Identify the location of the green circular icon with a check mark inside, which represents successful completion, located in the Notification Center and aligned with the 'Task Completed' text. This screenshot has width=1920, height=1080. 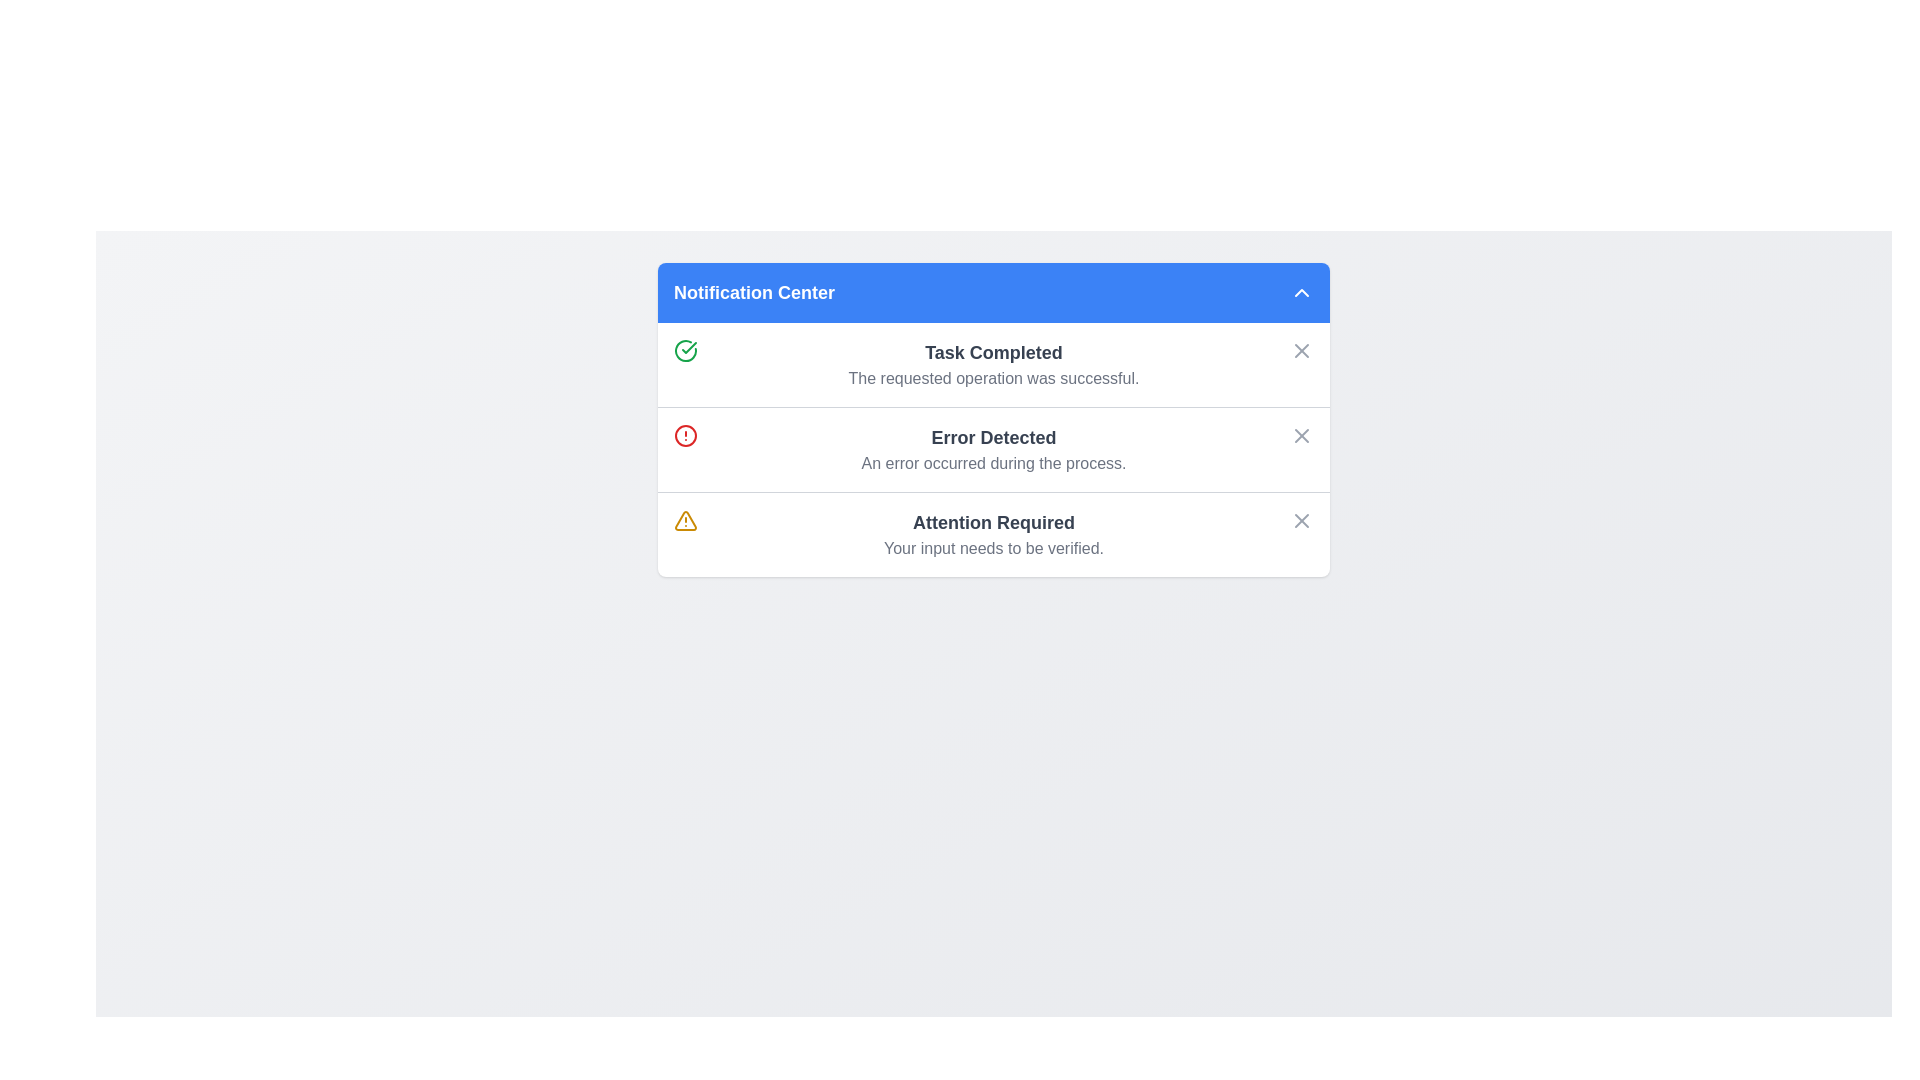
(686, 350).